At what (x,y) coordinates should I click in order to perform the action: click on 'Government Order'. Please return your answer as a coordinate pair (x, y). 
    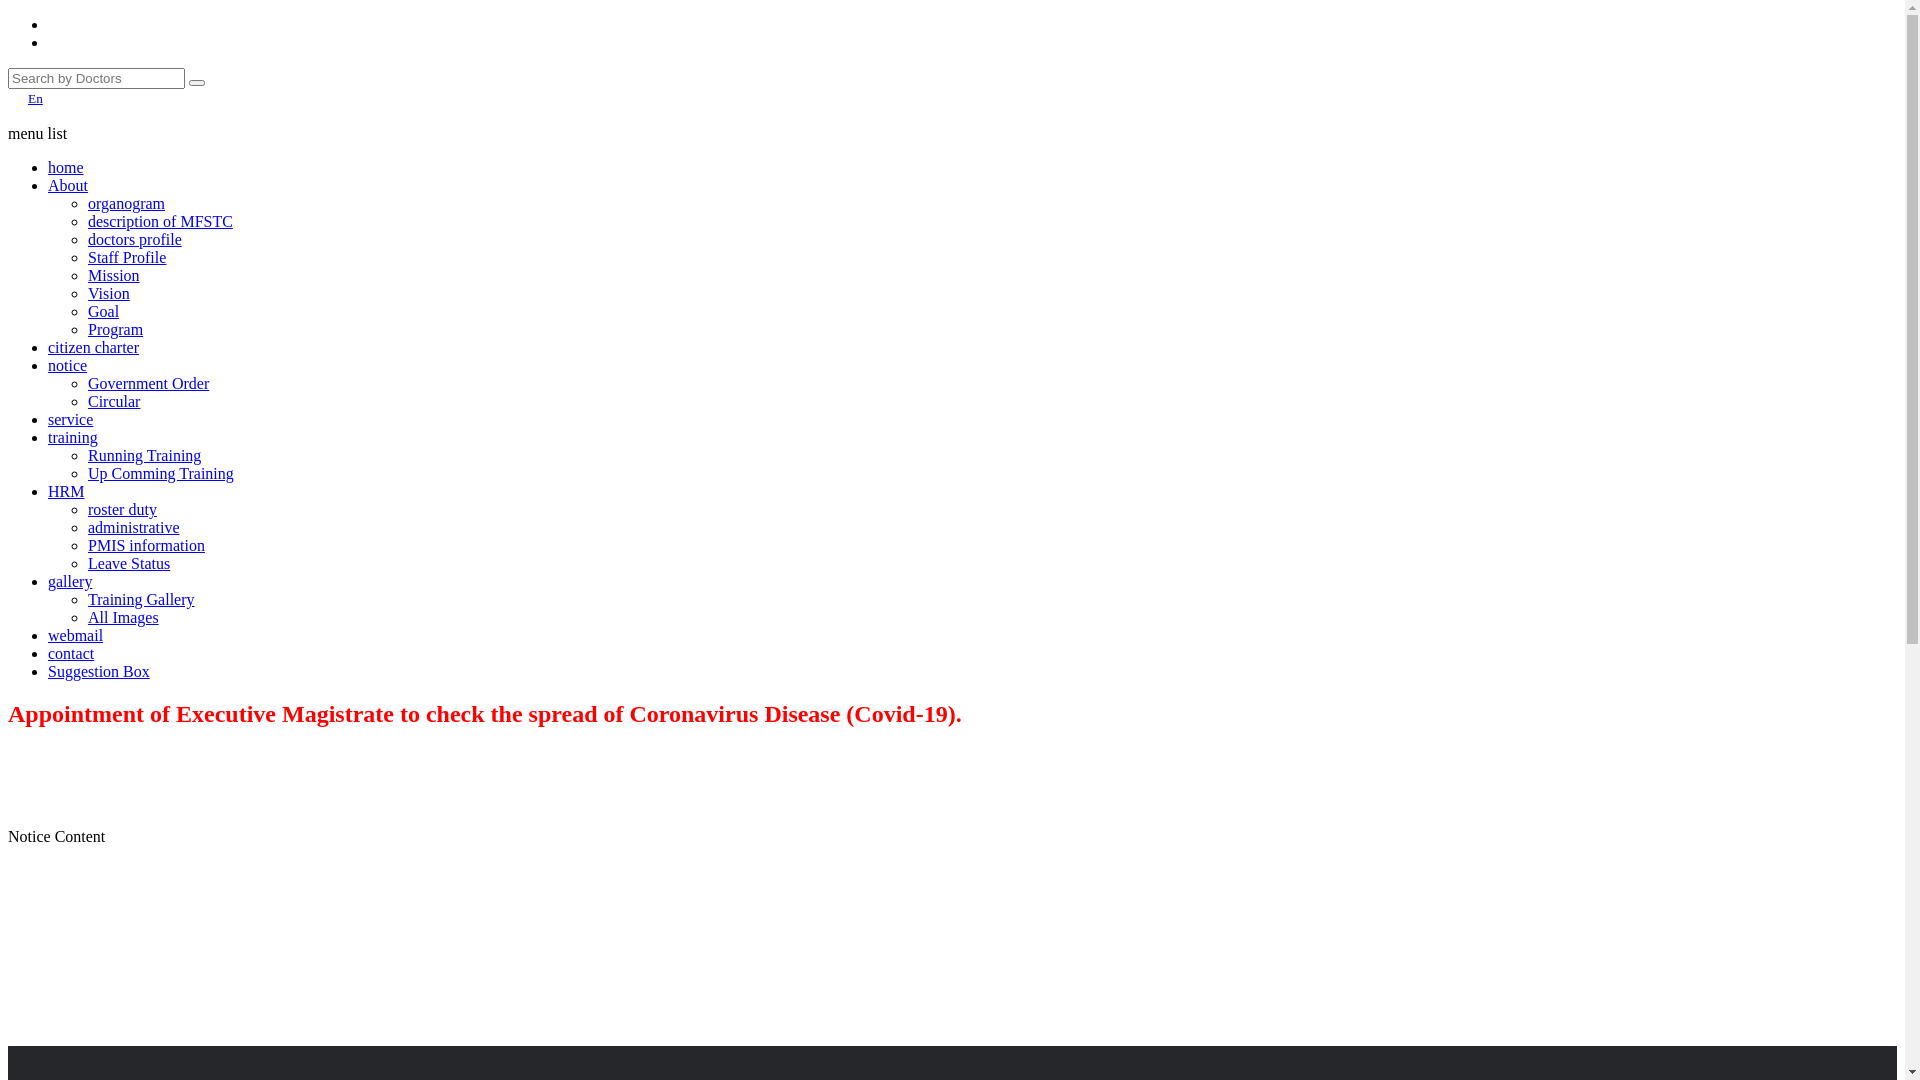
    Looking at the image, I should click on (147, 383).